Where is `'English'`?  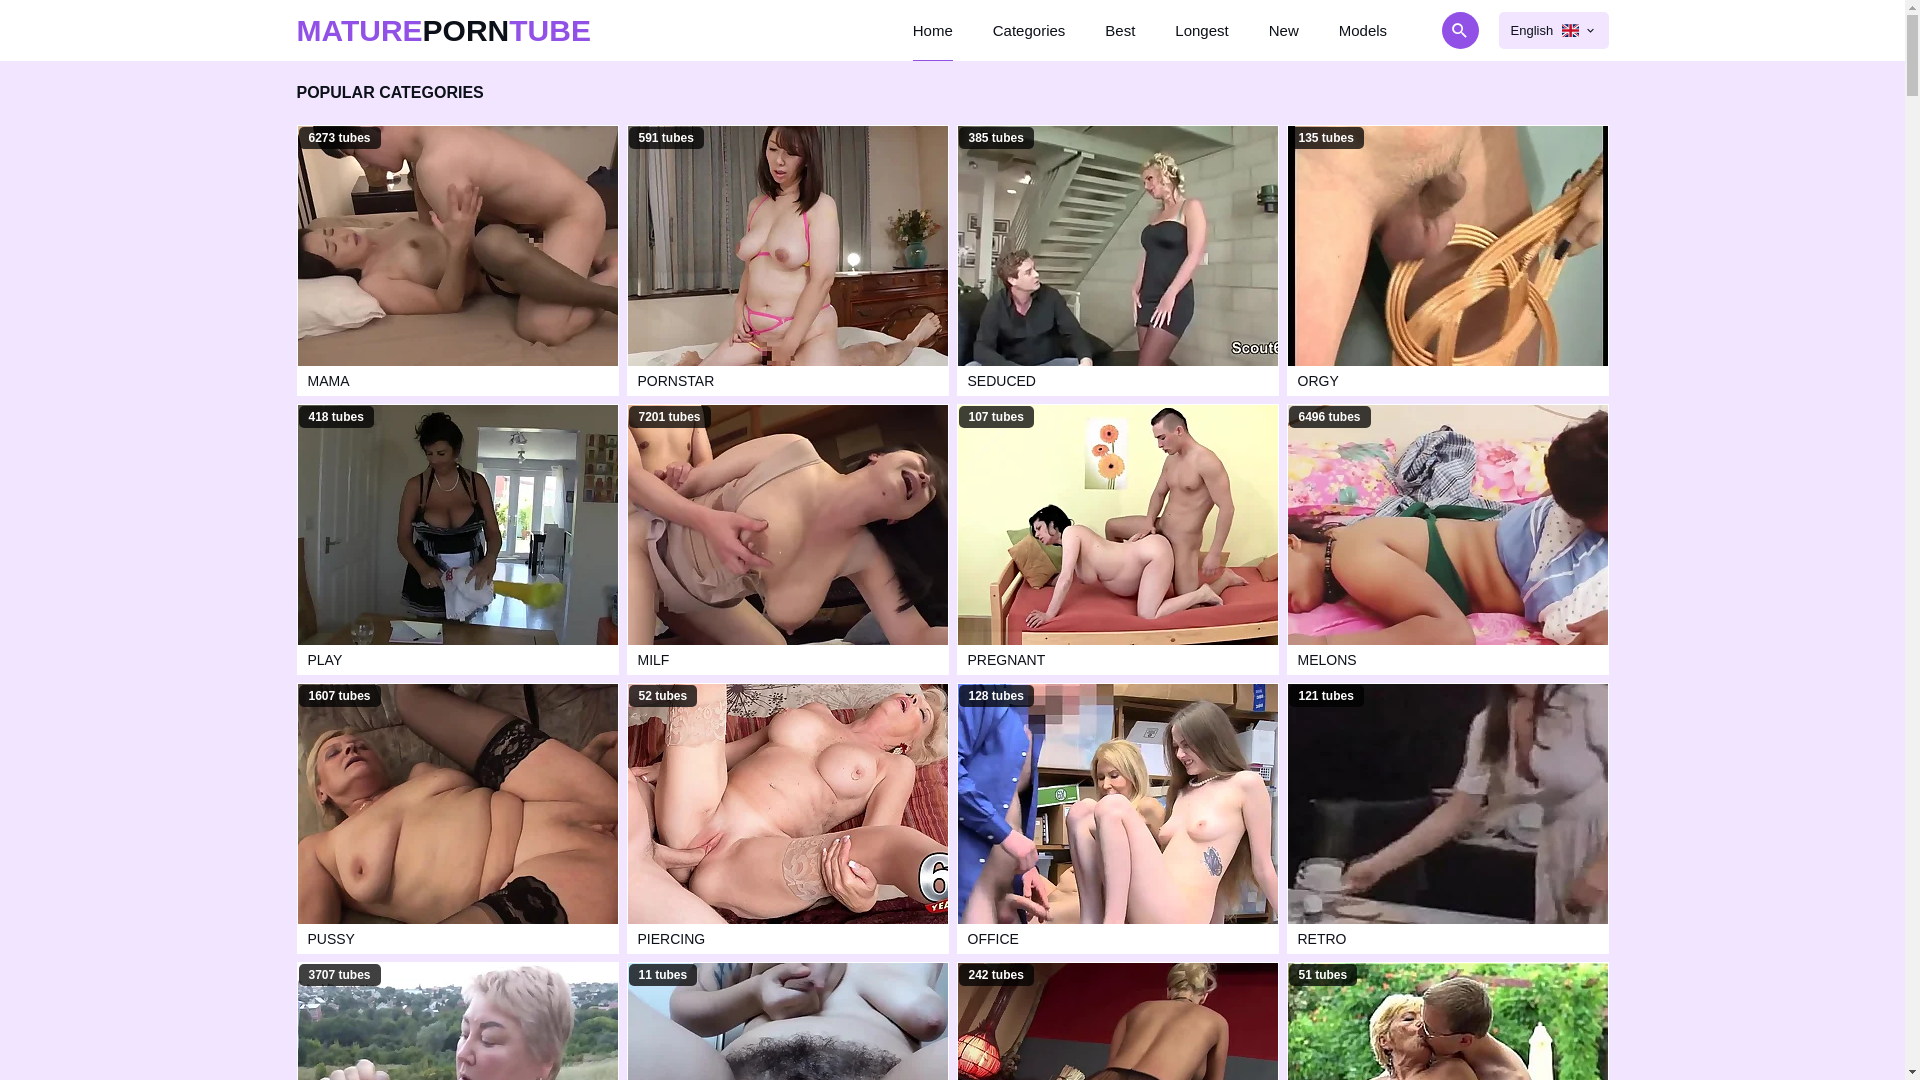
'English' is located at coordinates (1553, 30).